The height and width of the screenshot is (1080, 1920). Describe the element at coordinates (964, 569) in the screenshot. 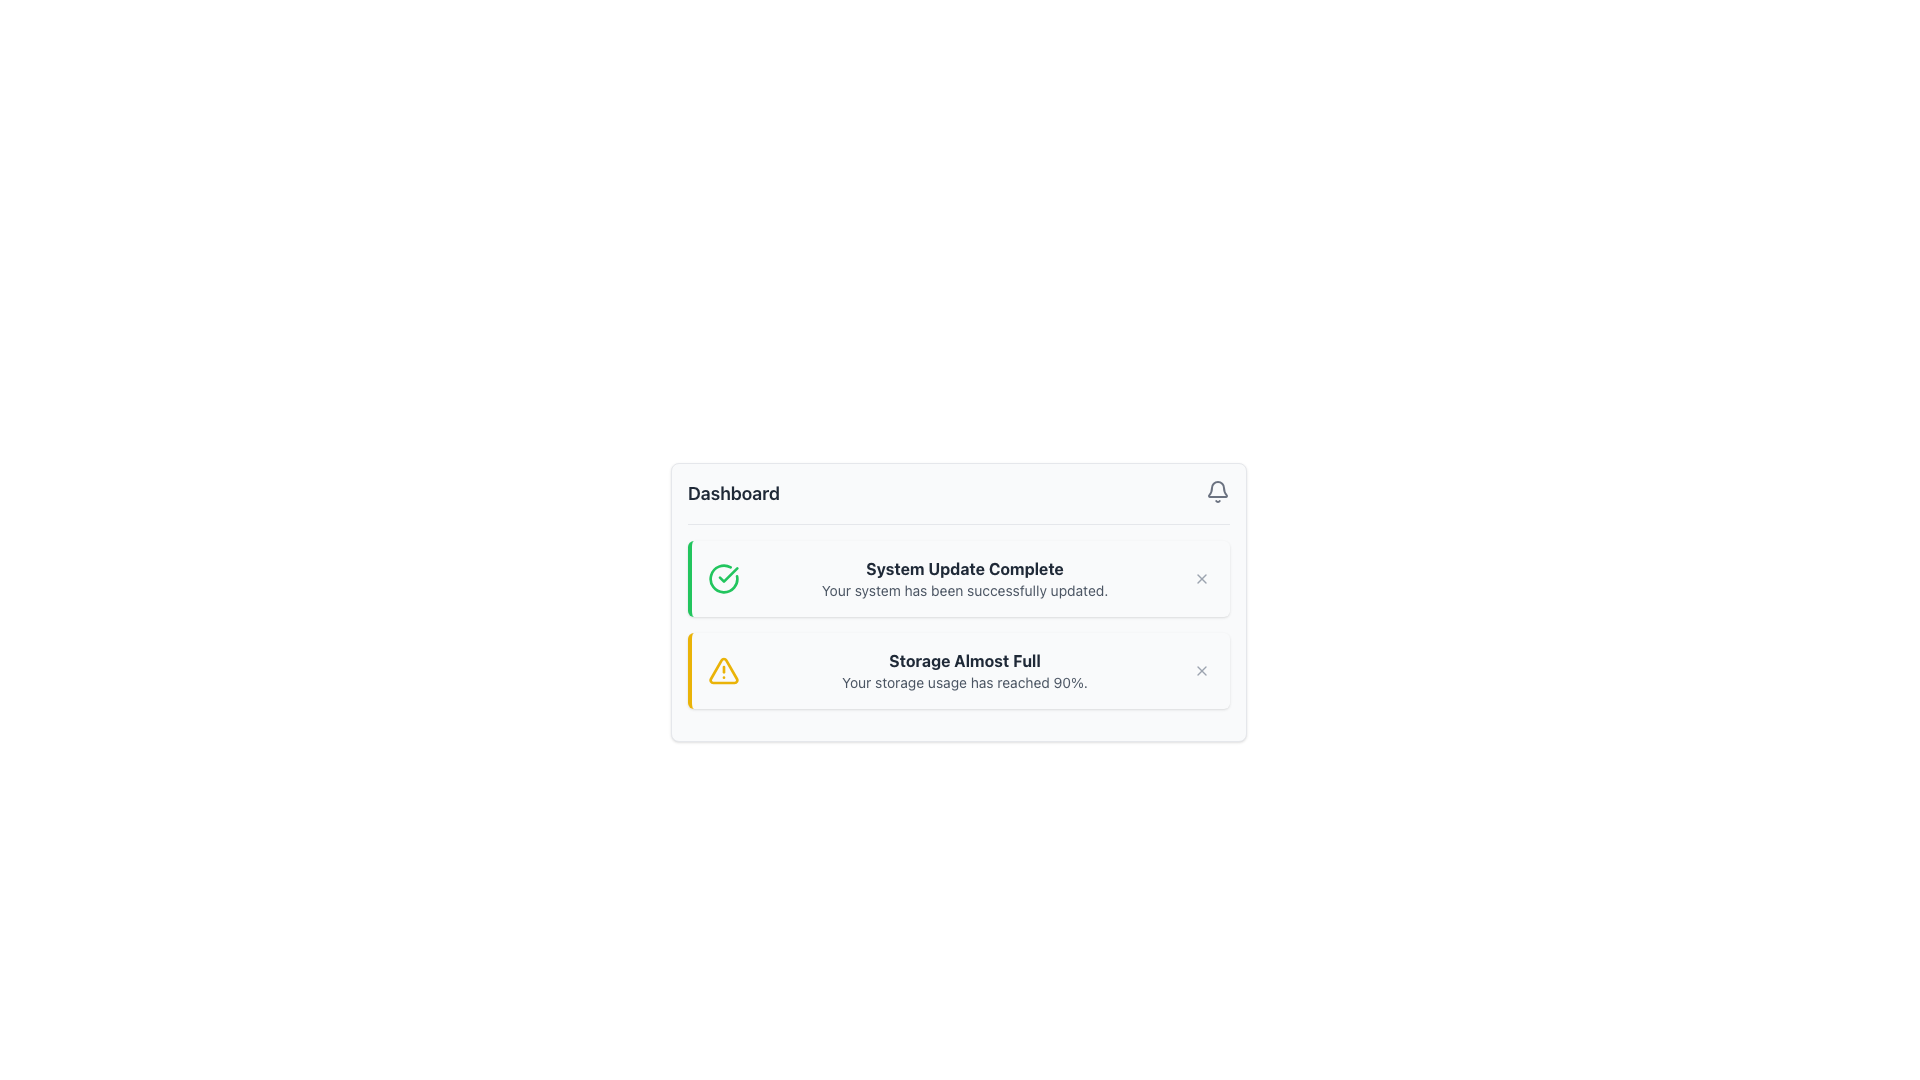

I see `information from the main headline Text Label in the upper notification card of the dashboard interface, which indicates the successful completion of the system update` at that location.